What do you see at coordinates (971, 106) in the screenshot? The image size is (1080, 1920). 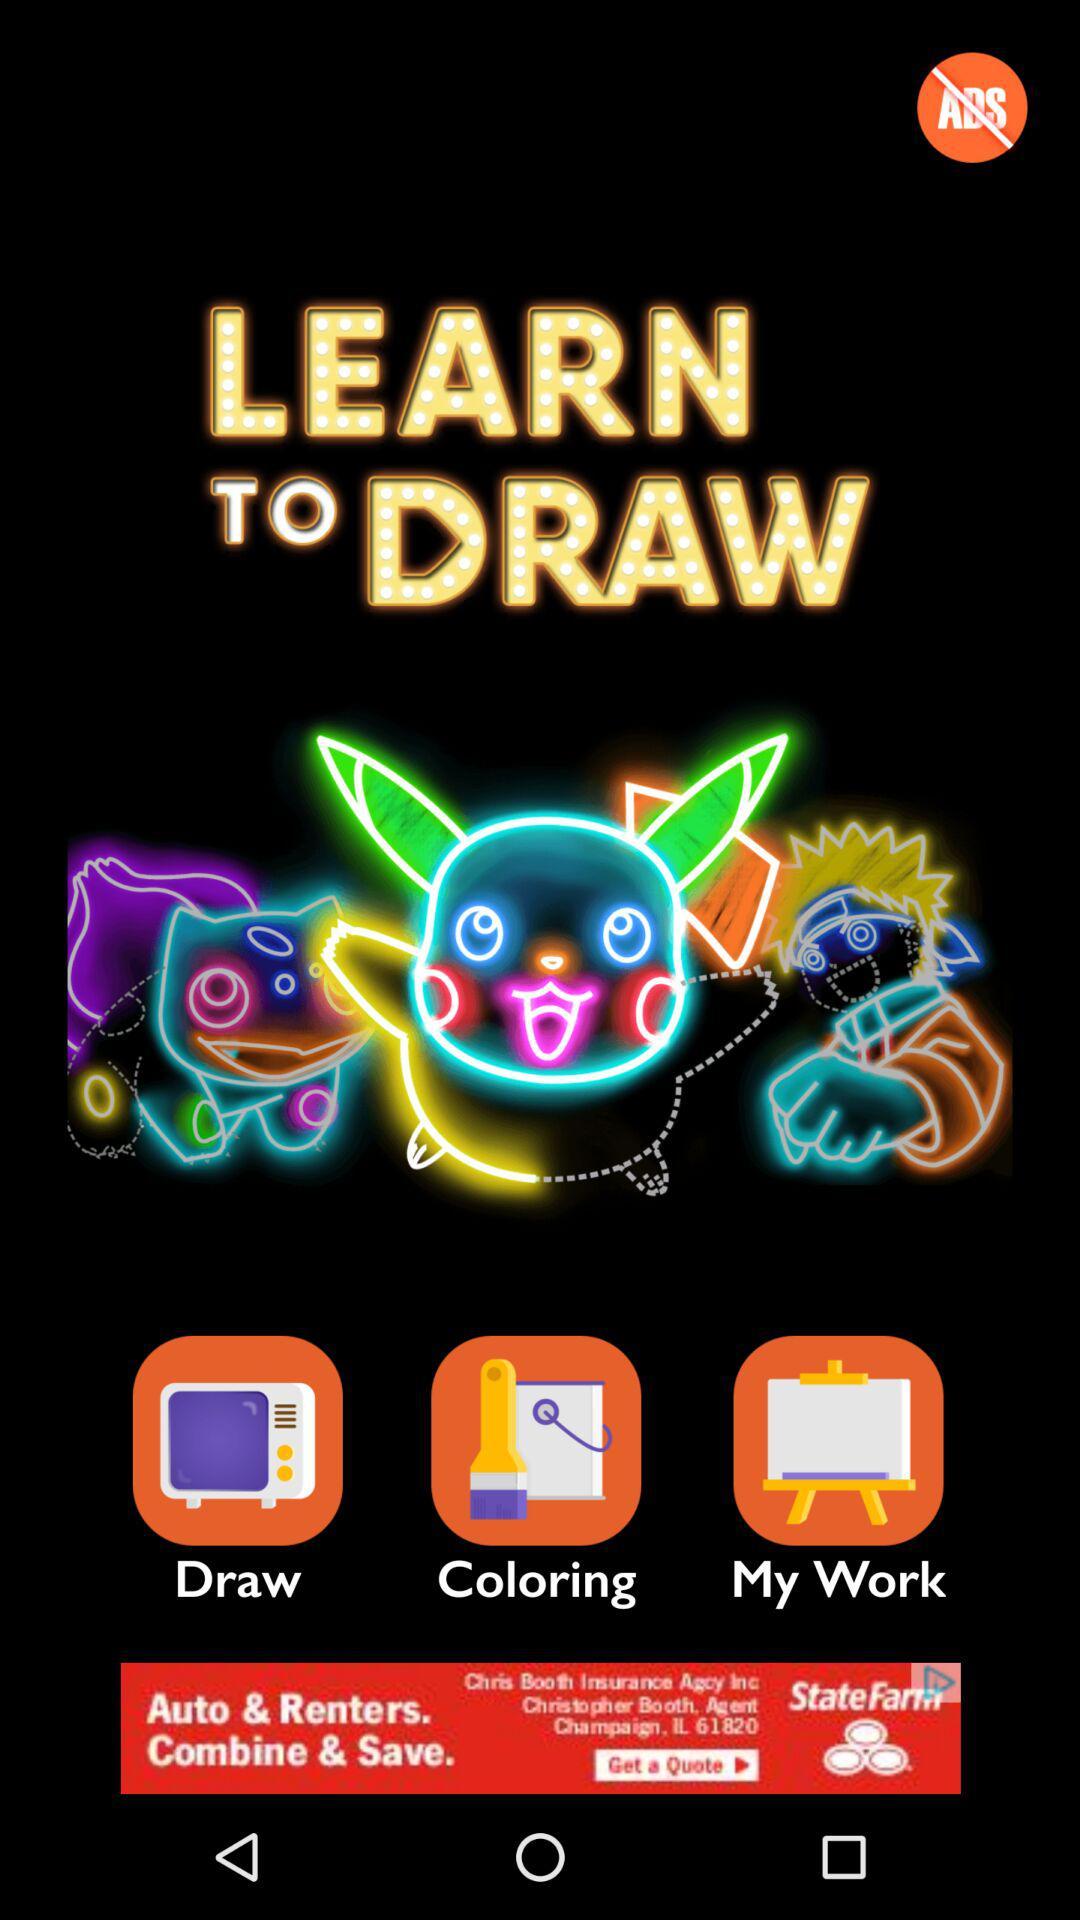 I see `switch advertisement option` at bounding box center [971, 106].